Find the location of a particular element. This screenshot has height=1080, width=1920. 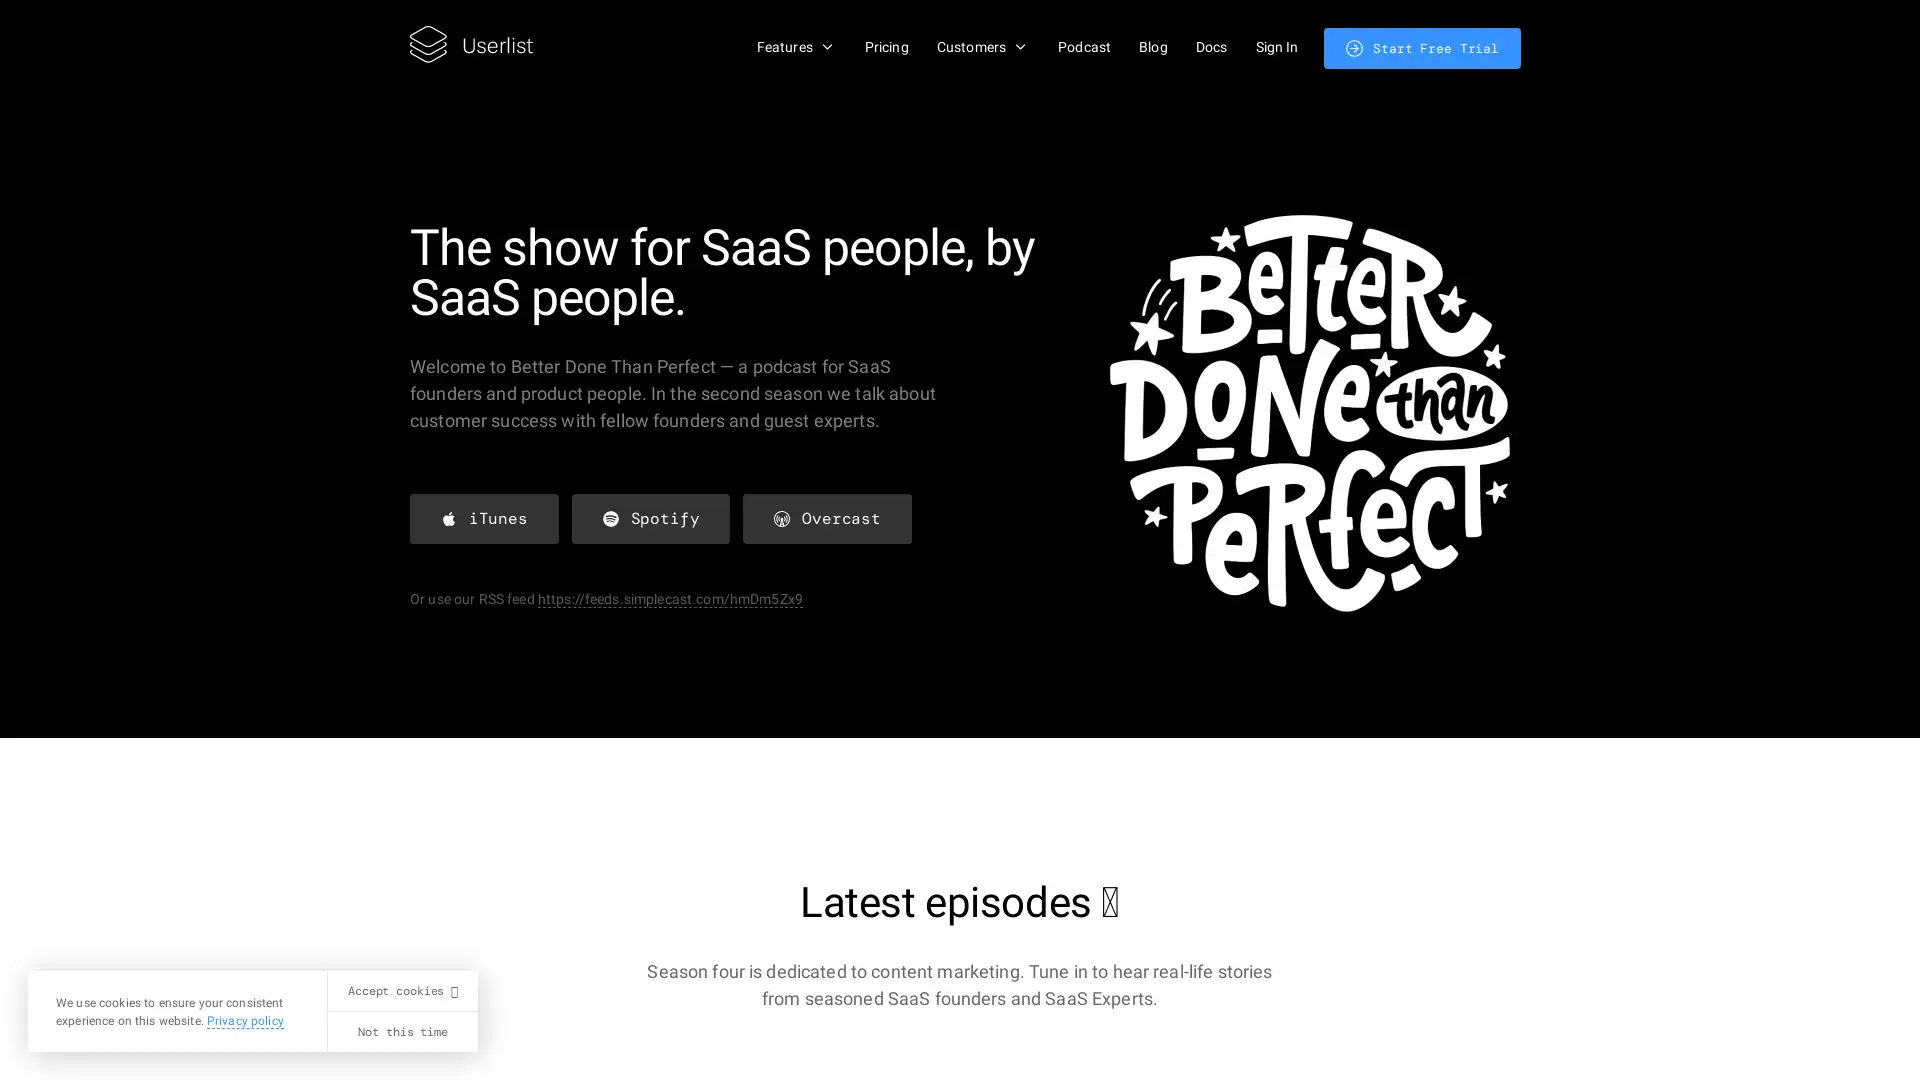

Accept cookies is located at coordinates (401, 991).